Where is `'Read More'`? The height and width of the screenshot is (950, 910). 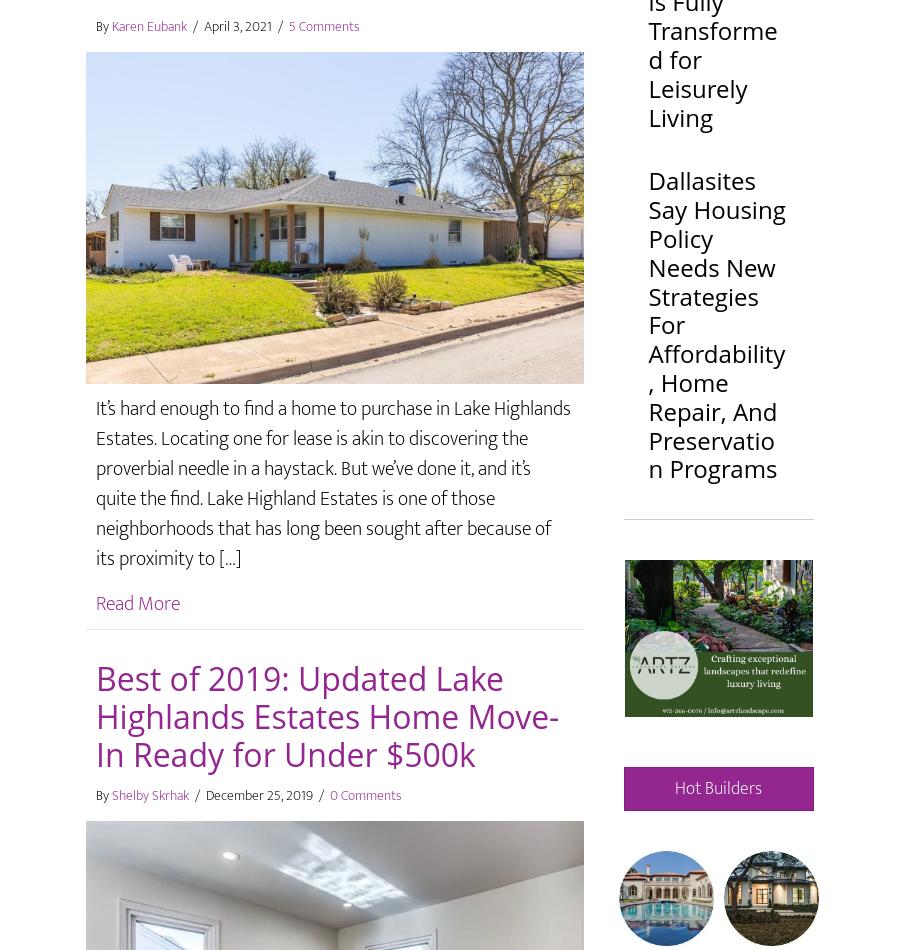 'Read More' is located at coordinates (136, 602).